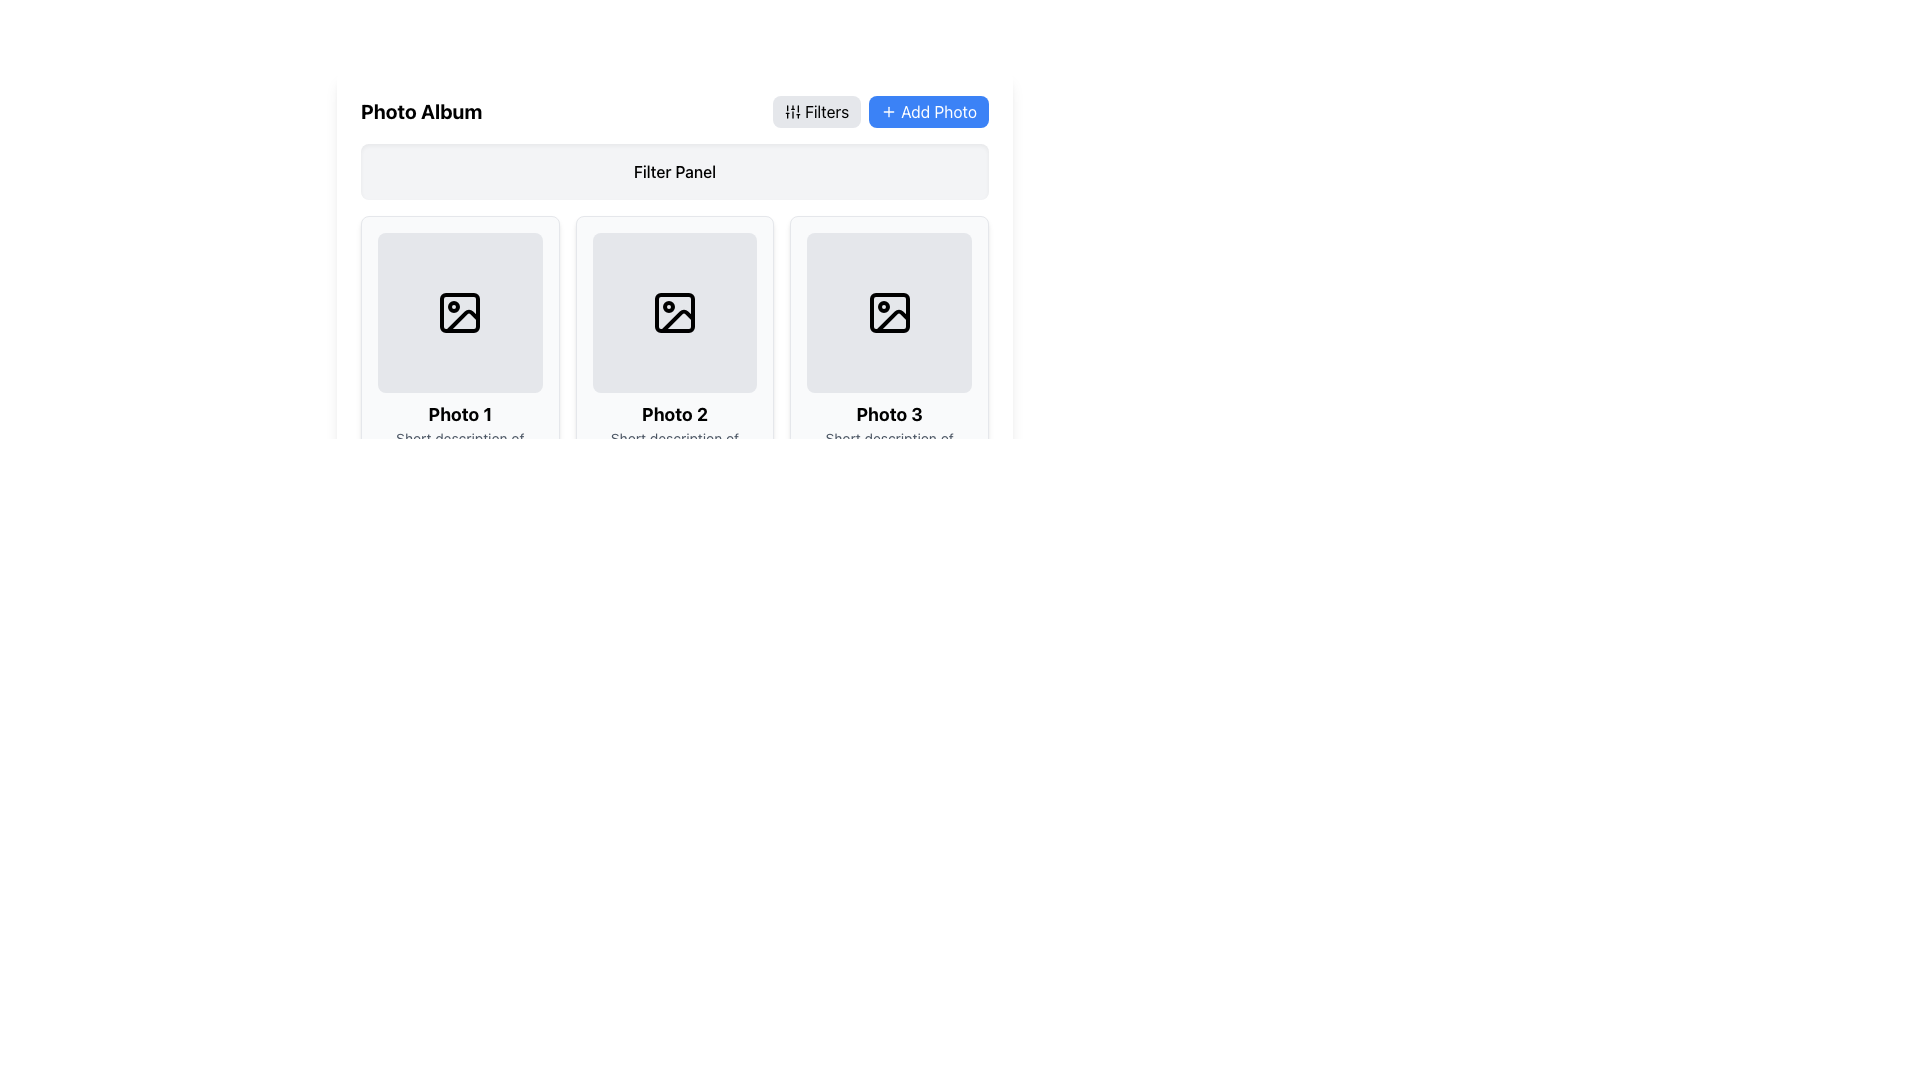  I want to click on the text label within the blue button located at the top-right corner of the interface to observe the visual response, so click(938, 111).